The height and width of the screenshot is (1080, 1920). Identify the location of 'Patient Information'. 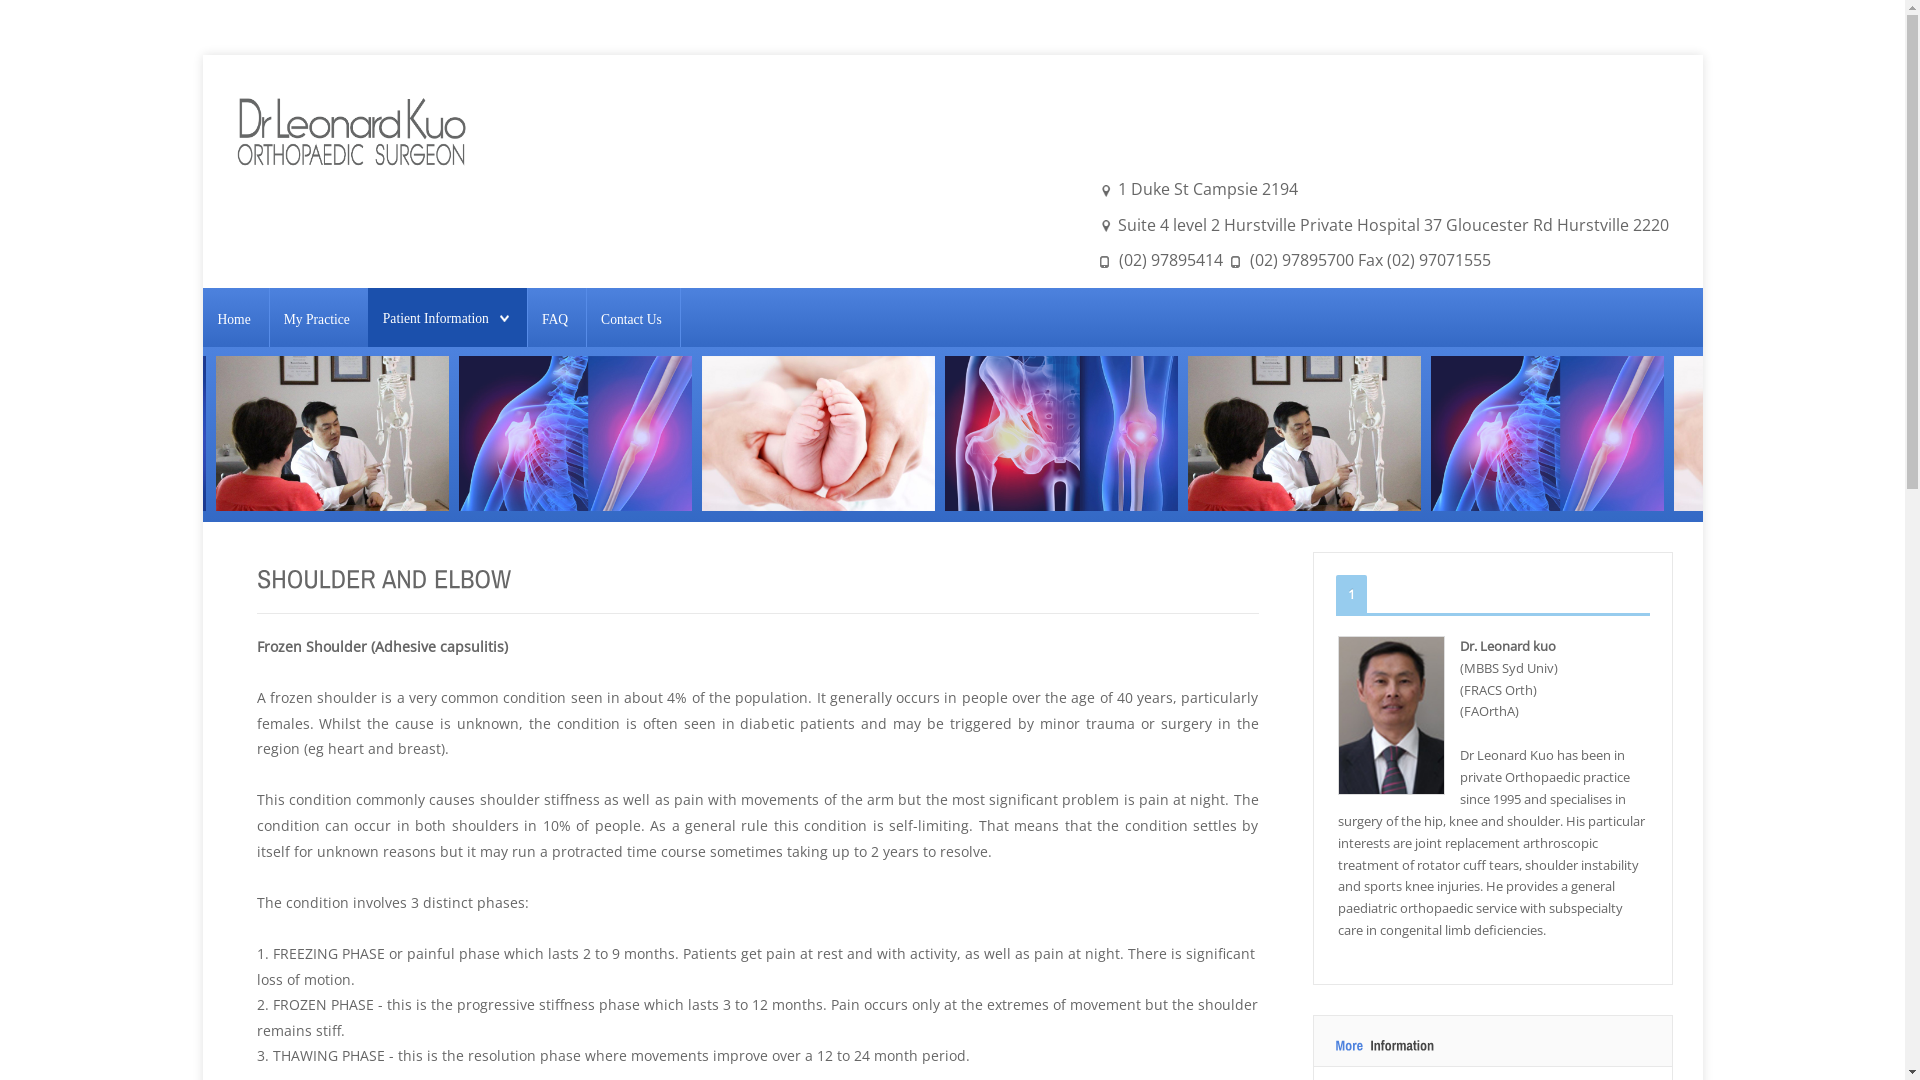
(445, 318).